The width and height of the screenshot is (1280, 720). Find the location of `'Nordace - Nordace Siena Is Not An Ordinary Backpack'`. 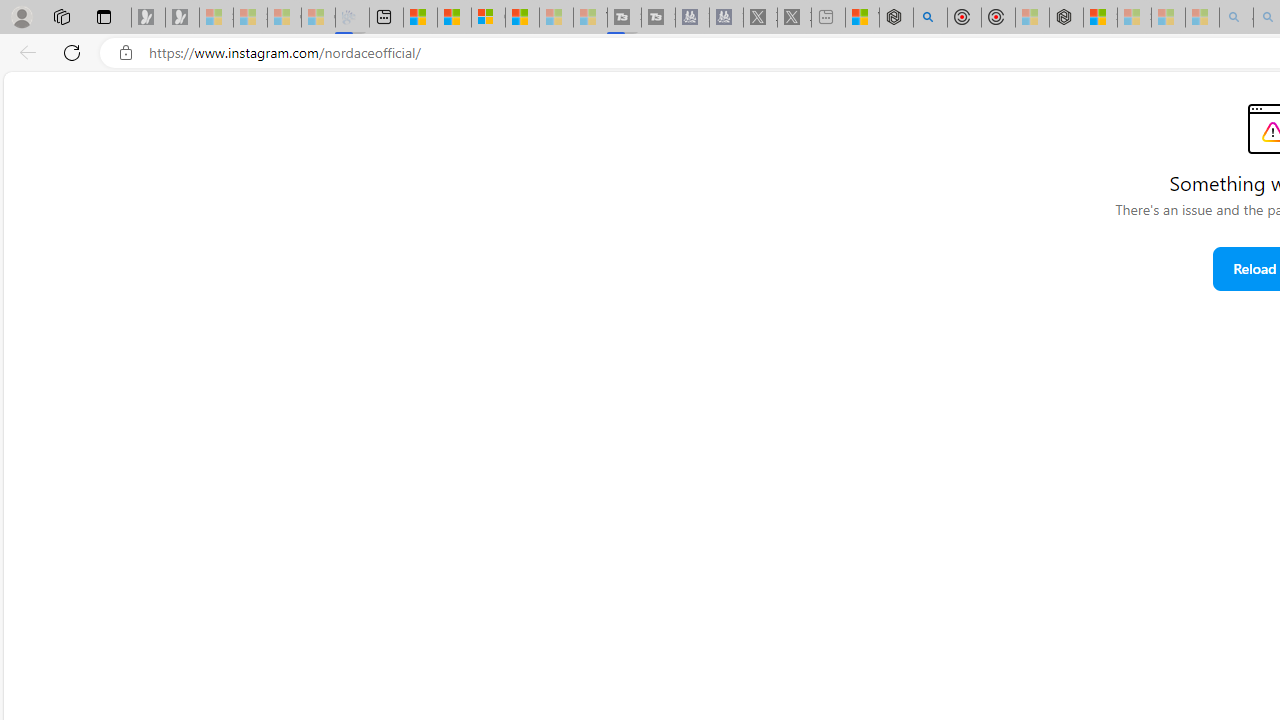

'Nordace - Nordace Siena Is Not An Ordinary Backpack' is located at coordinates (1065, 17).